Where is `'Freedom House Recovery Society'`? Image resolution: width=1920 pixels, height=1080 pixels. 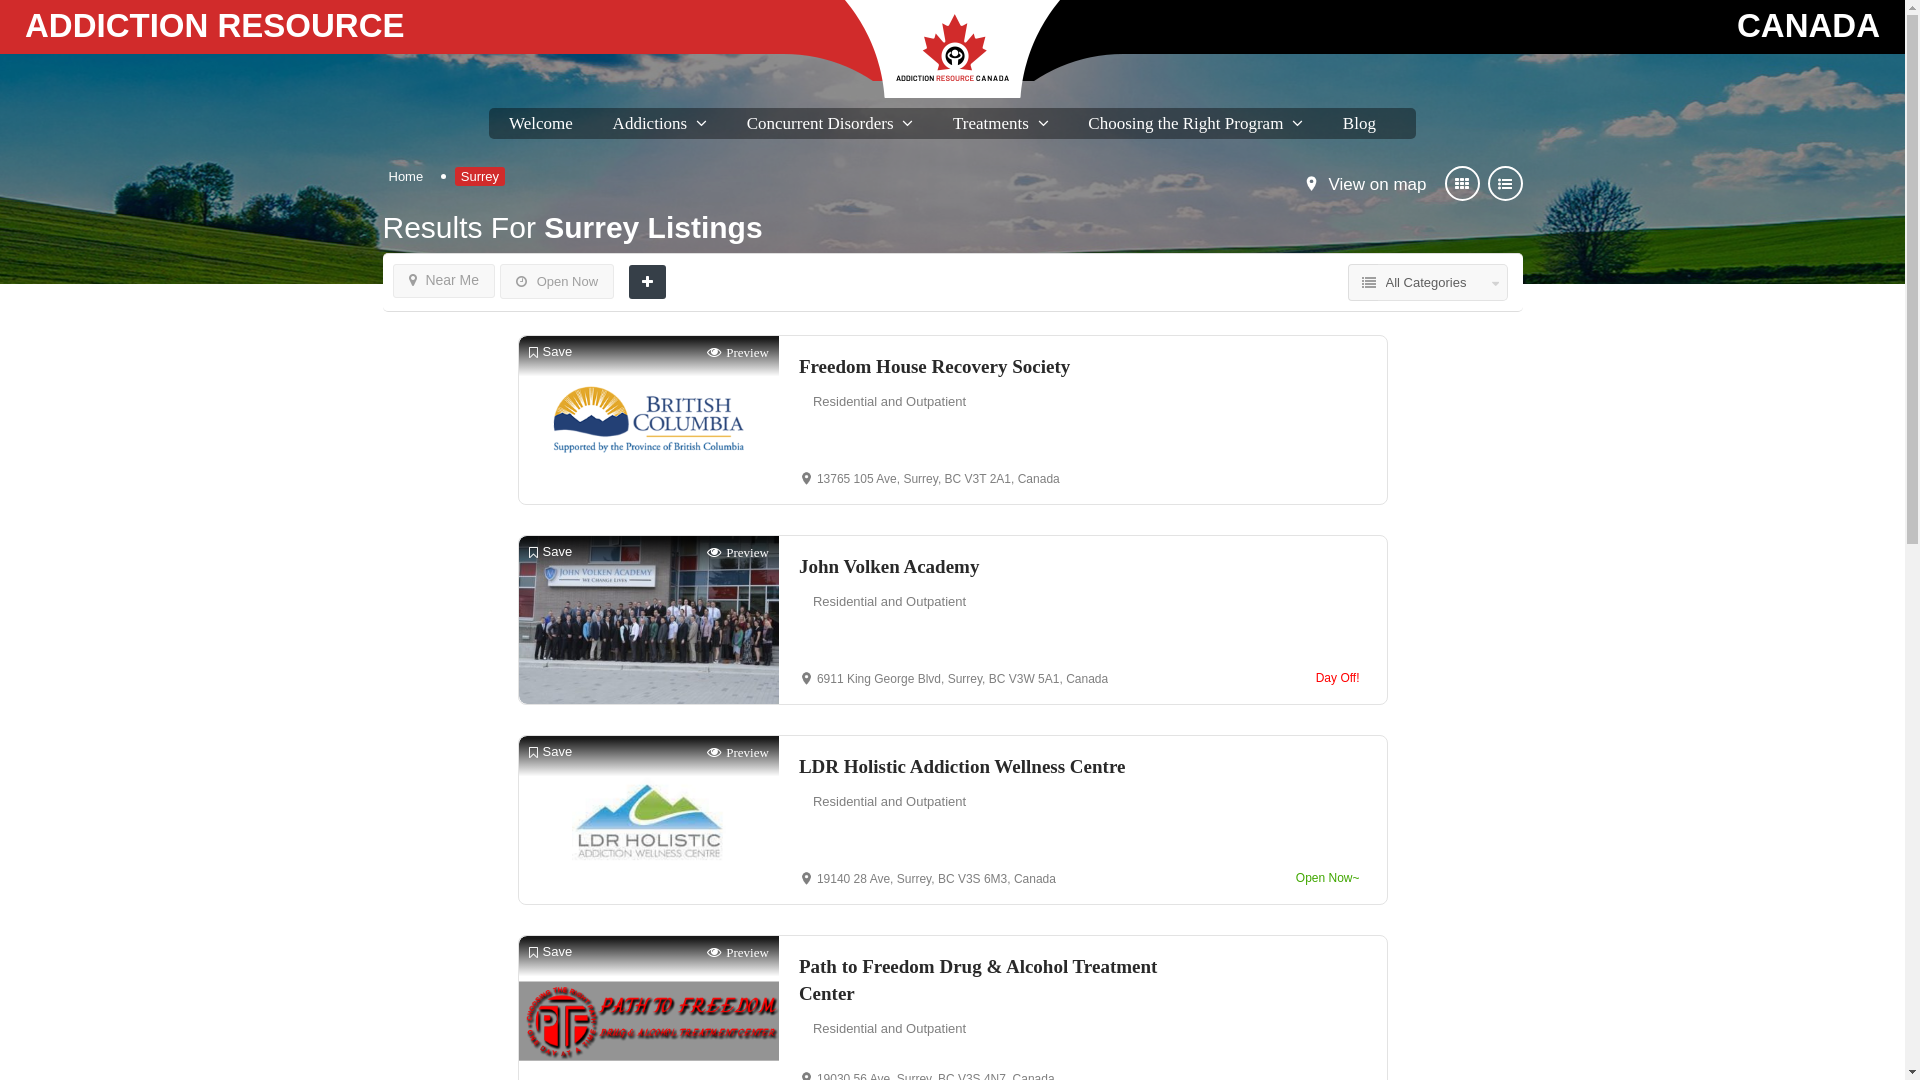
'Freedom House Recovery Society' is located at coordinates (797, 366).